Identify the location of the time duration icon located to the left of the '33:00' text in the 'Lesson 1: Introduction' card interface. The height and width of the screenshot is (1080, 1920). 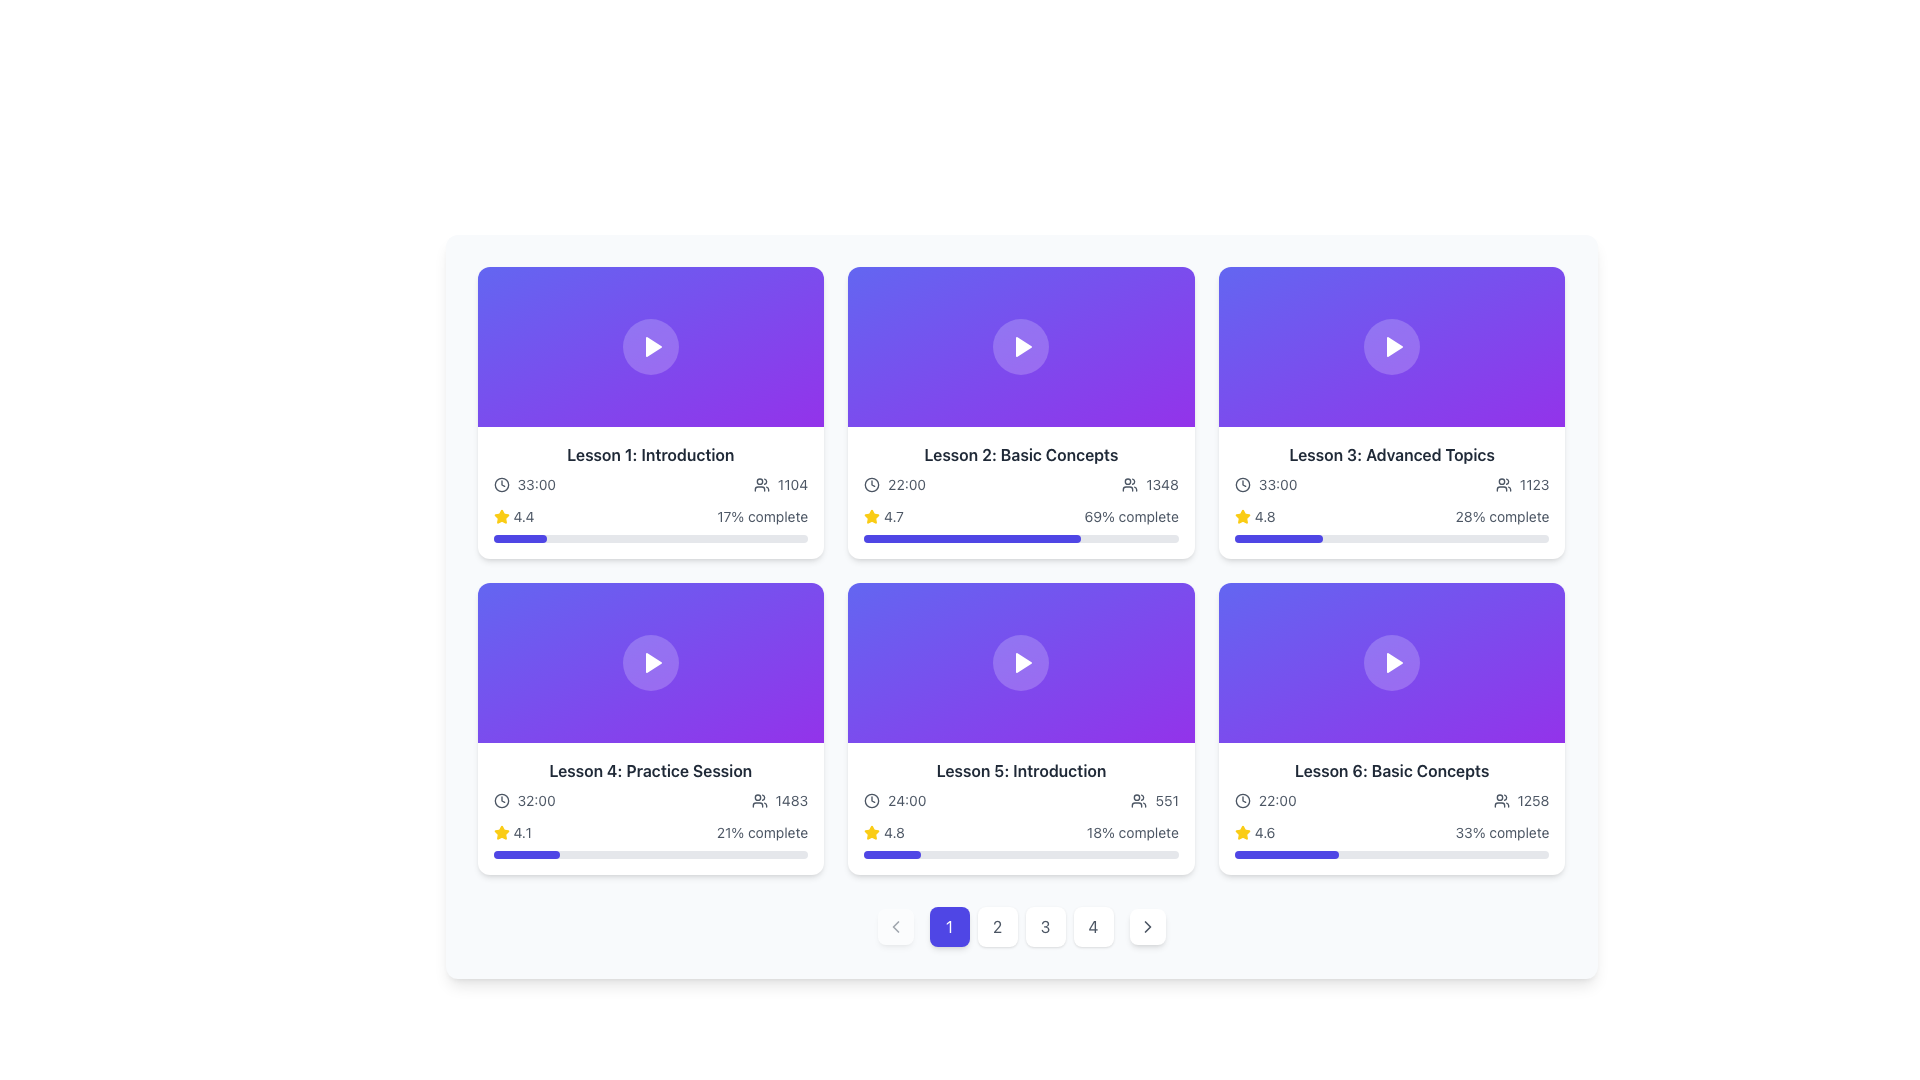
(501, 485).